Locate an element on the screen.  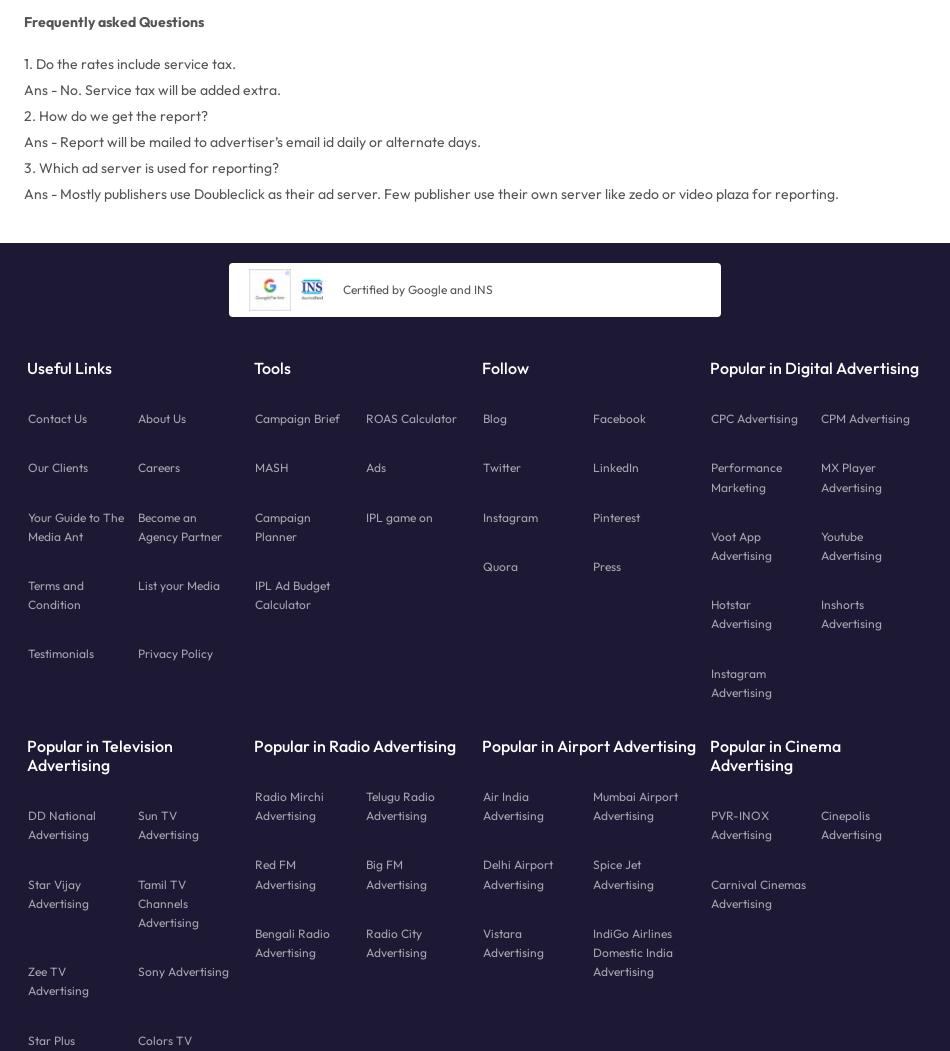
'Red FM Advertising' is located at coordinates (284, 873).